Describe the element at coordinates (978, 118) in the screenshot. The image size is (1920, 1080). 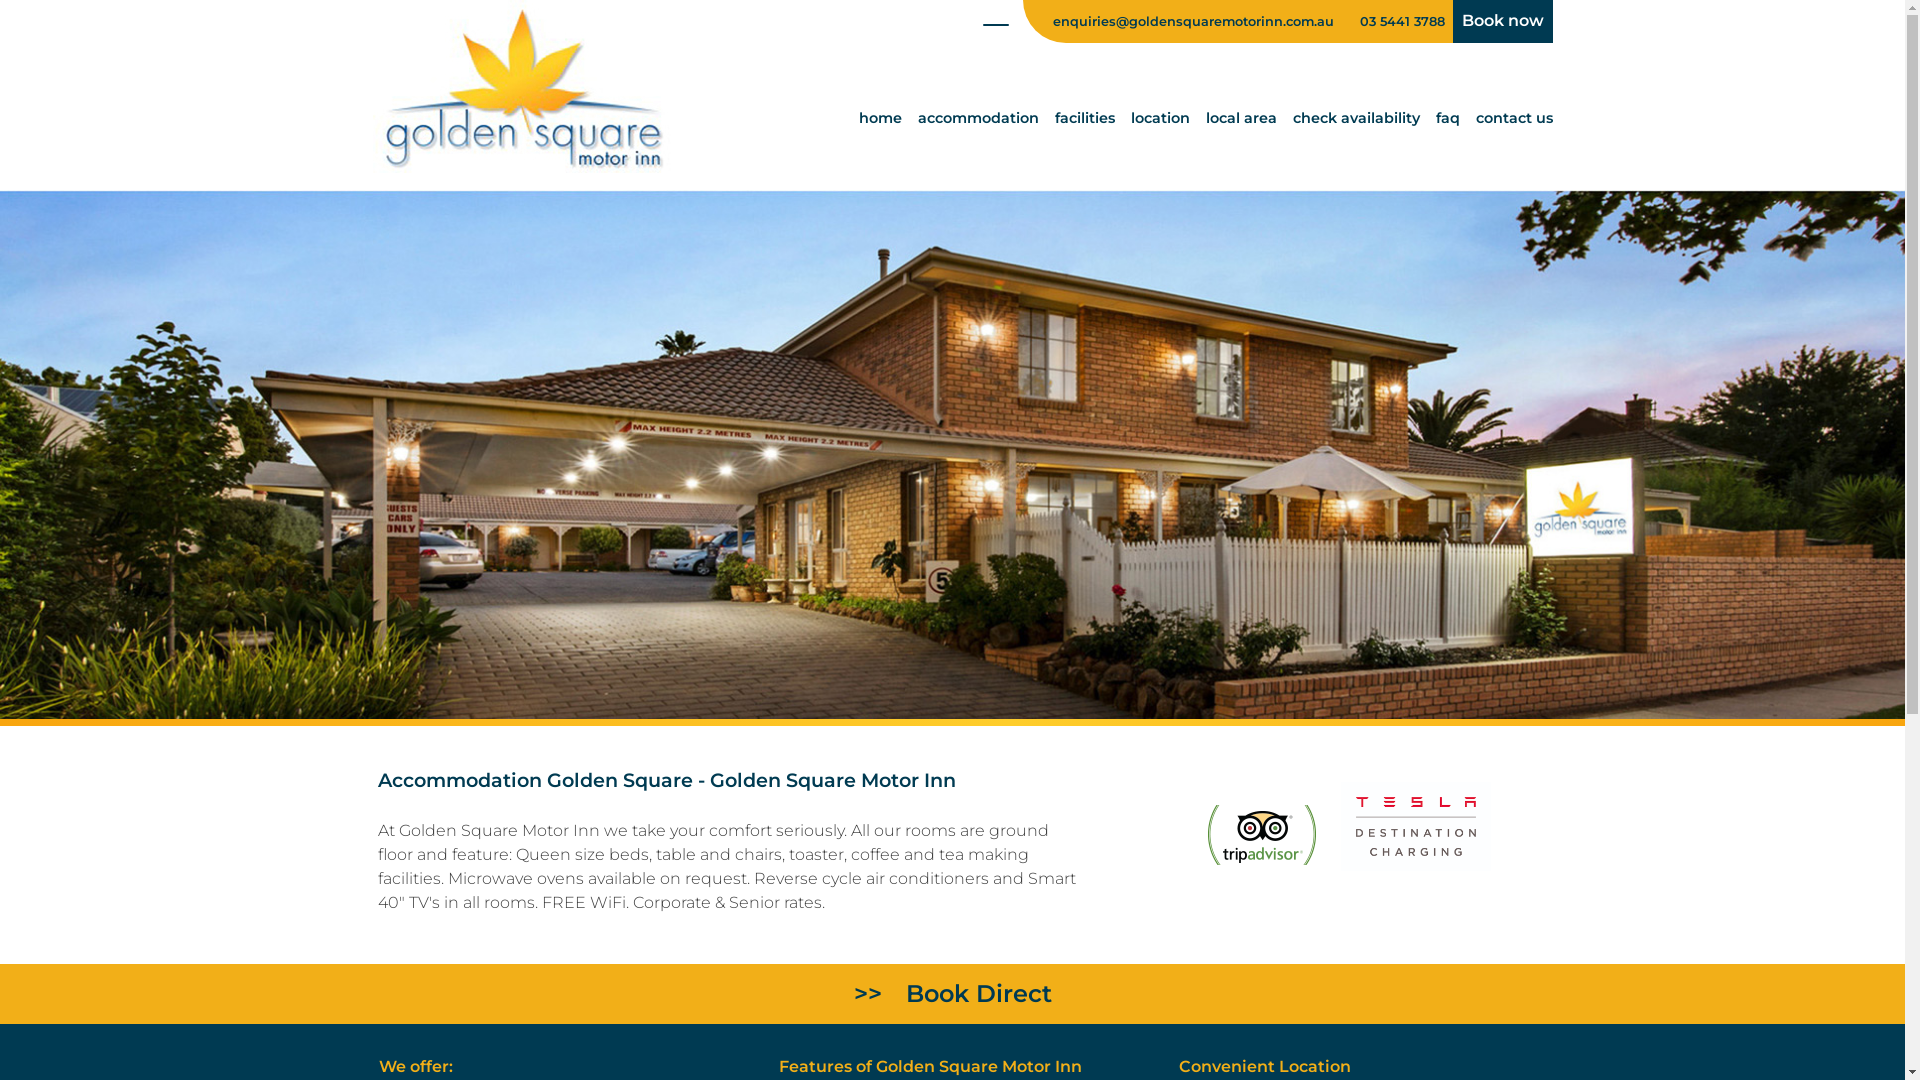
I see `'accommodation'` at that location.